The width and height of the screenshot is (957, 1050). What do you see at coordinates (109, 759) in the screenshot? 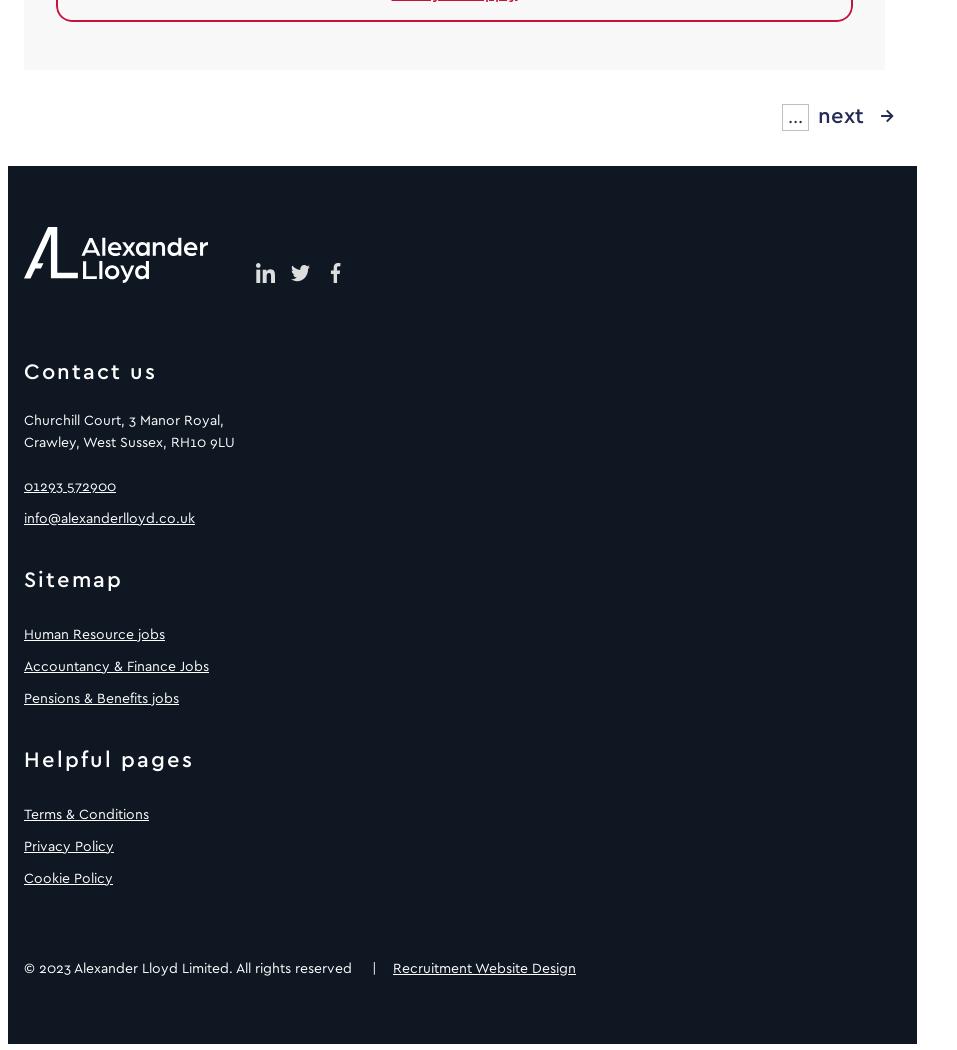
I see `'Helpful pages'` at bounding box center [109, 759].